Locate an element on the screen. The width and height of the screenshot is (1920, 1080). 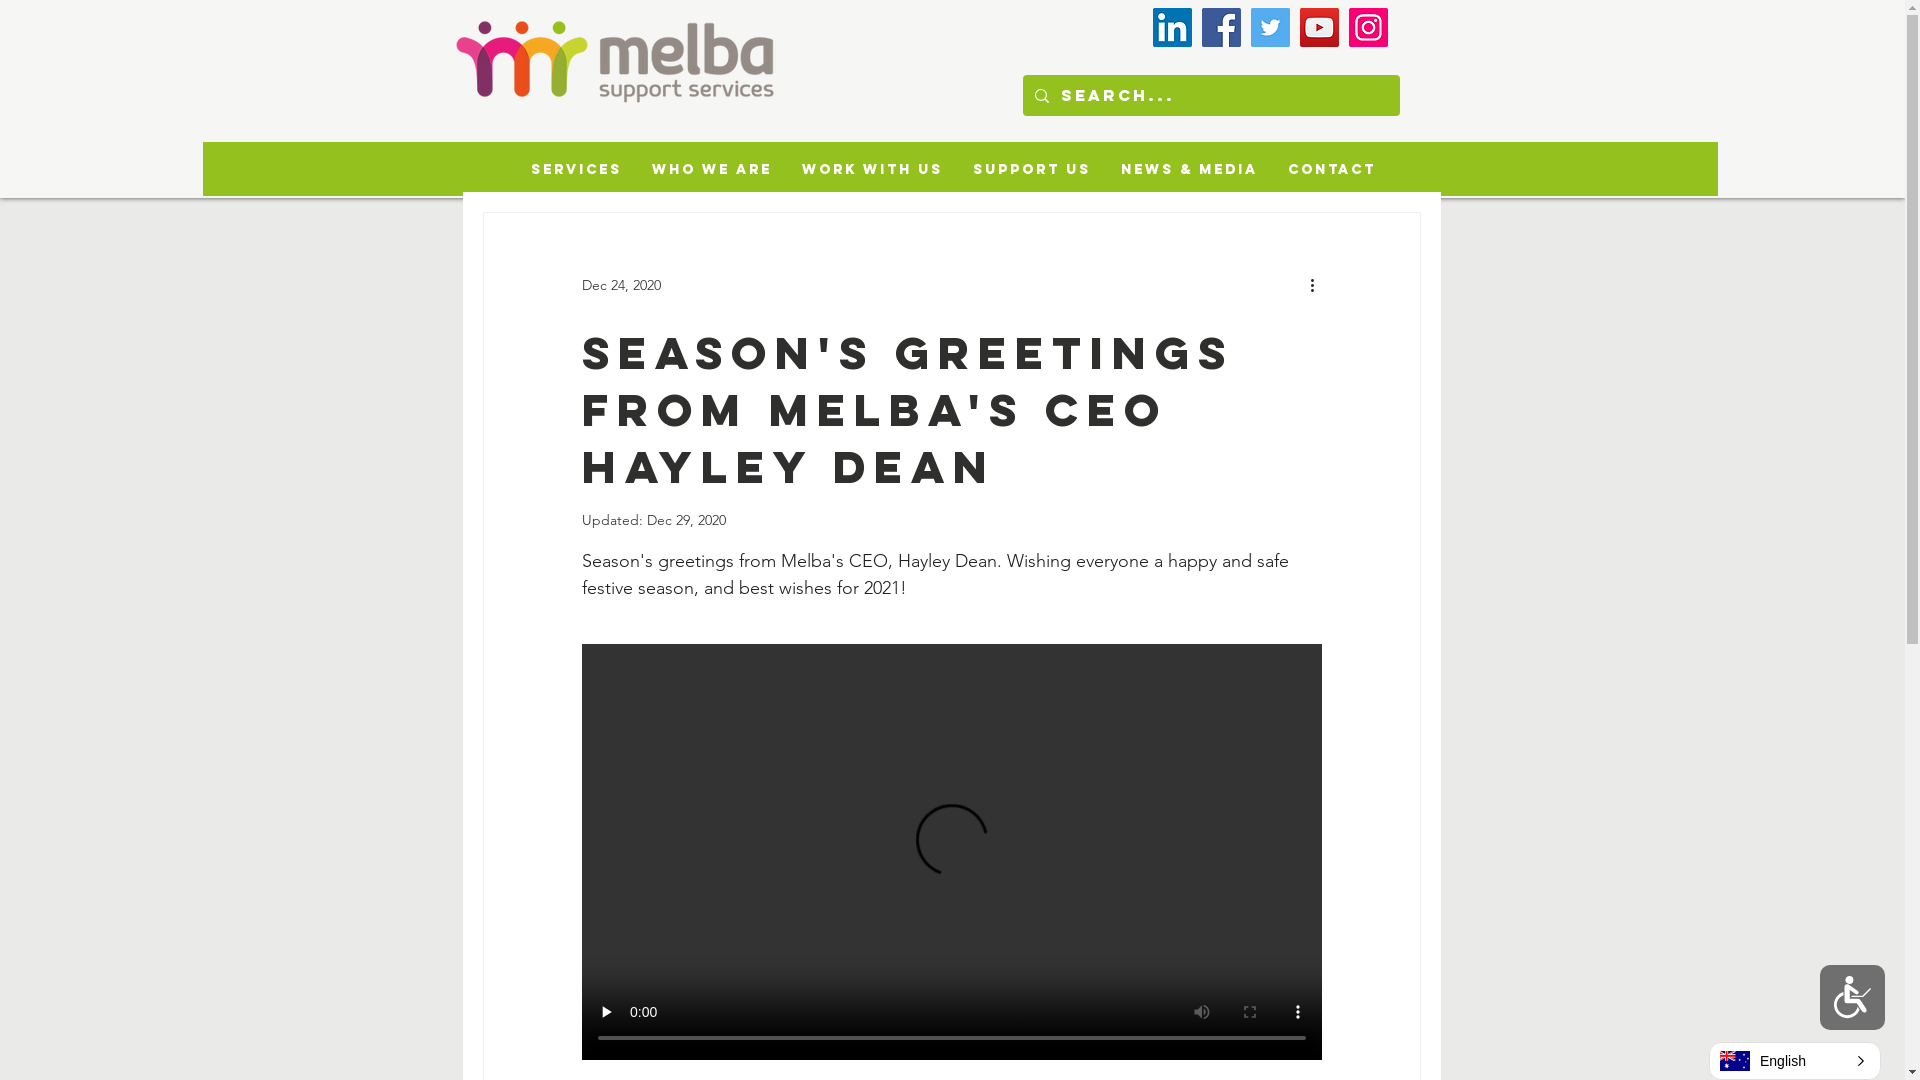
'Services' is located at coordinates (575, 168).